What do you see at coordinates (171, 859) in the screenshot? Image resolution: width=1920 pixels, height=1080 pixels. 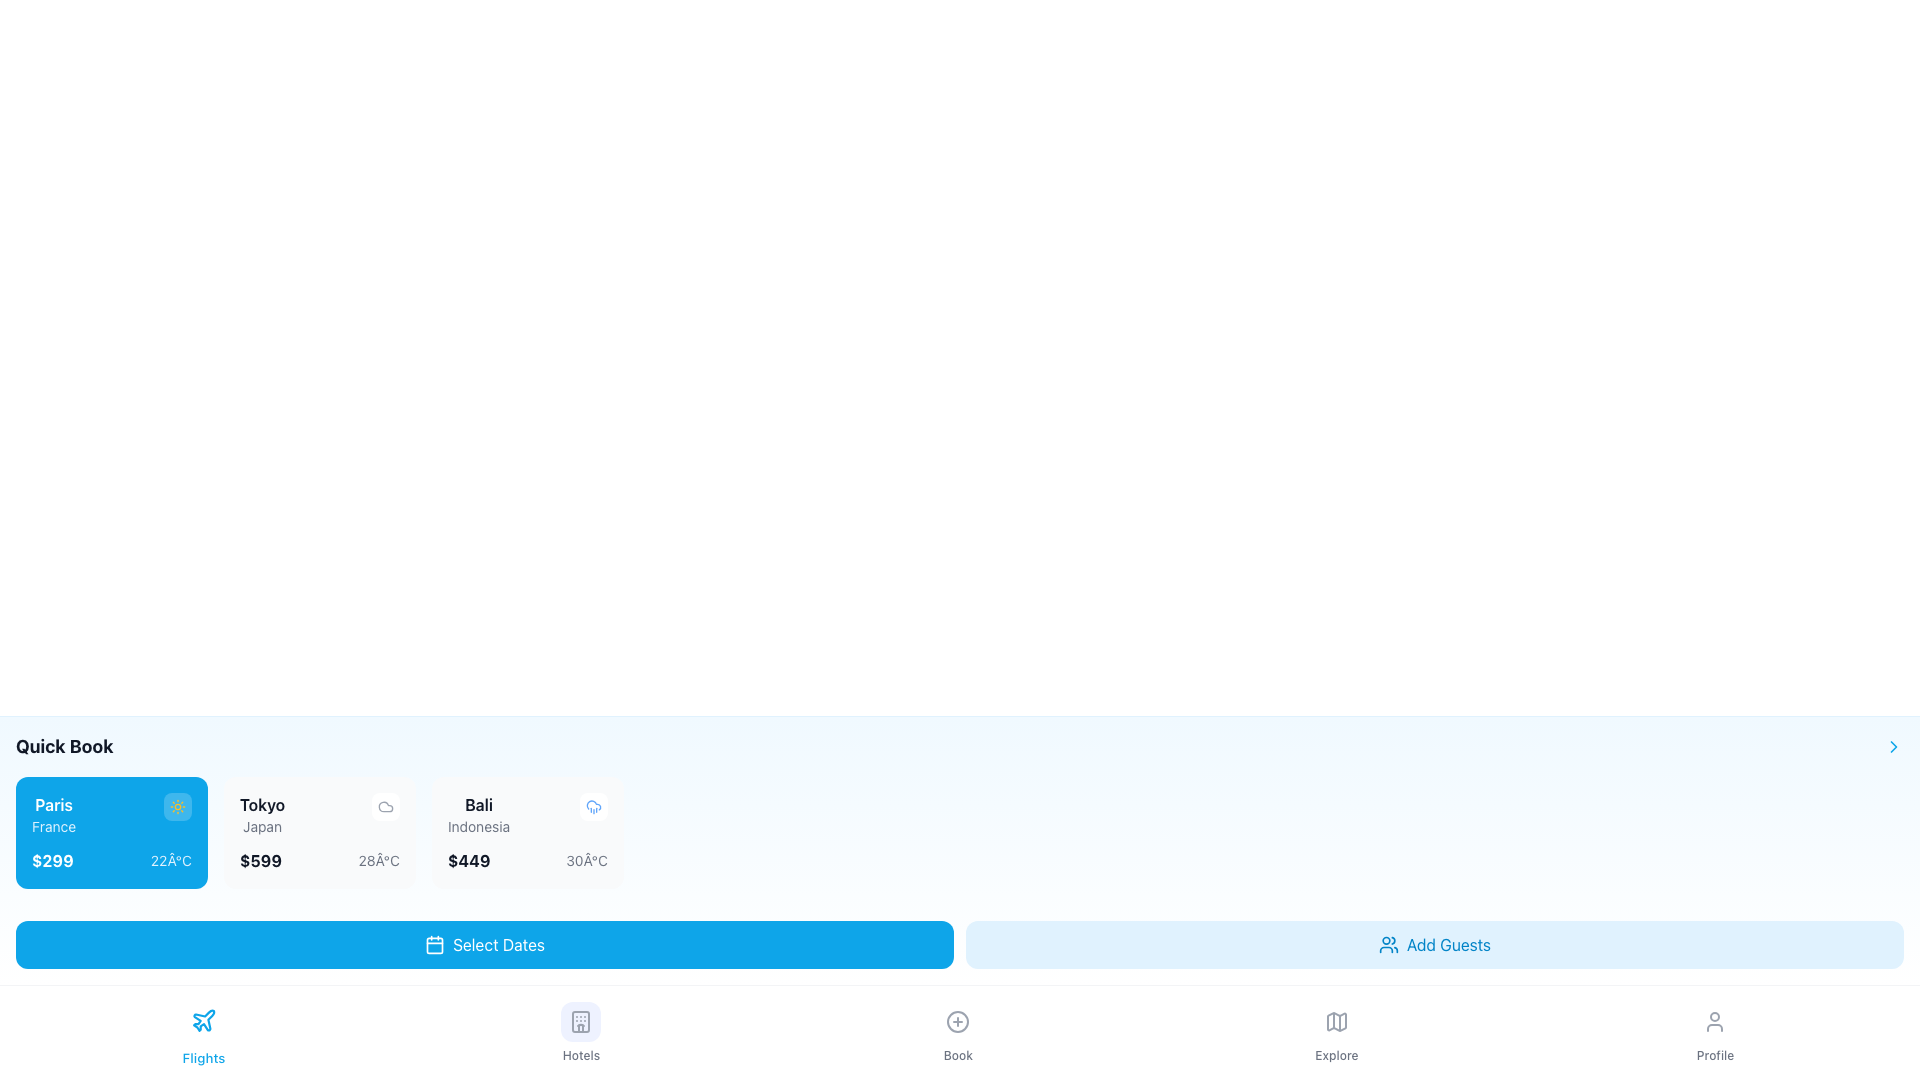 I see `the text display showing '22°C' in light blue font color within the city card for 'Paris, France'` at bounding box center [171, 859].